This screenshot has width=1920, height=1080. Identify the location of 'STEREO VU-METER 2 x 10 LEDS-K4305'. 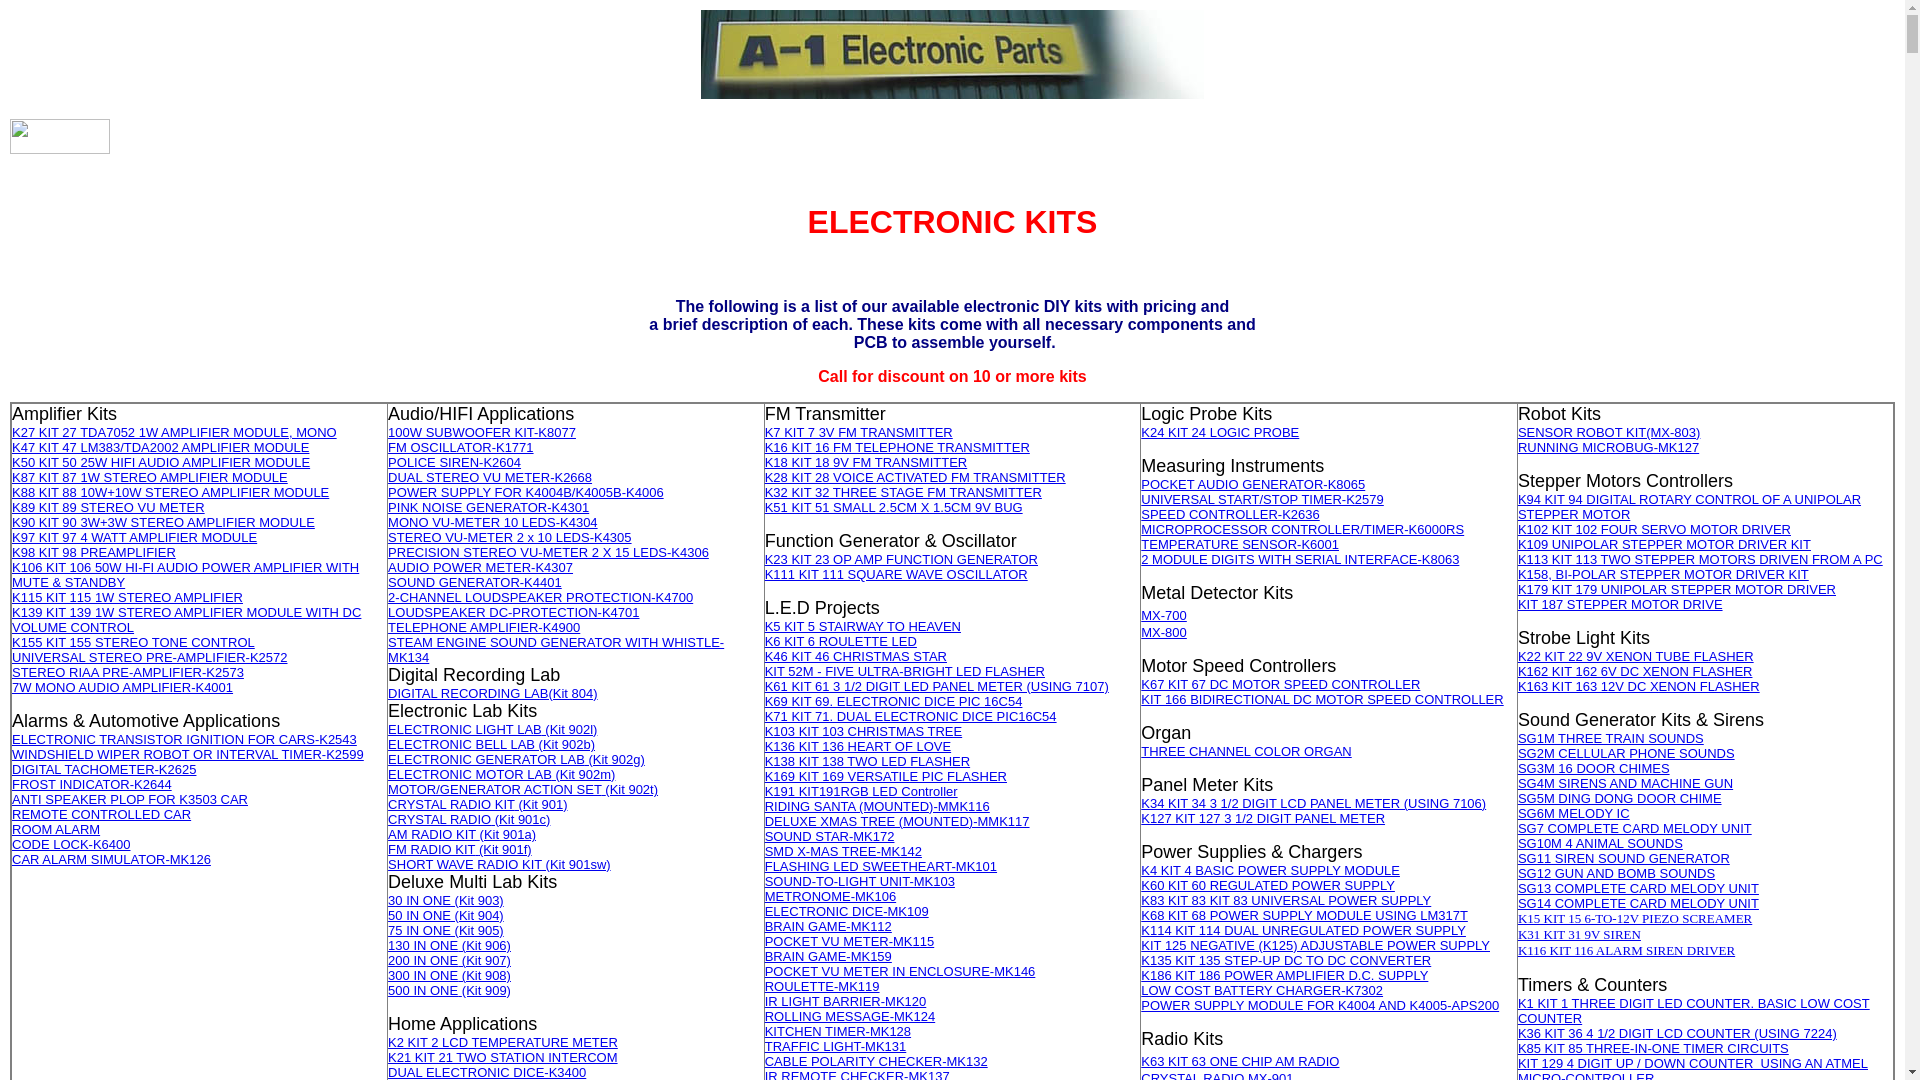
(509, 536).